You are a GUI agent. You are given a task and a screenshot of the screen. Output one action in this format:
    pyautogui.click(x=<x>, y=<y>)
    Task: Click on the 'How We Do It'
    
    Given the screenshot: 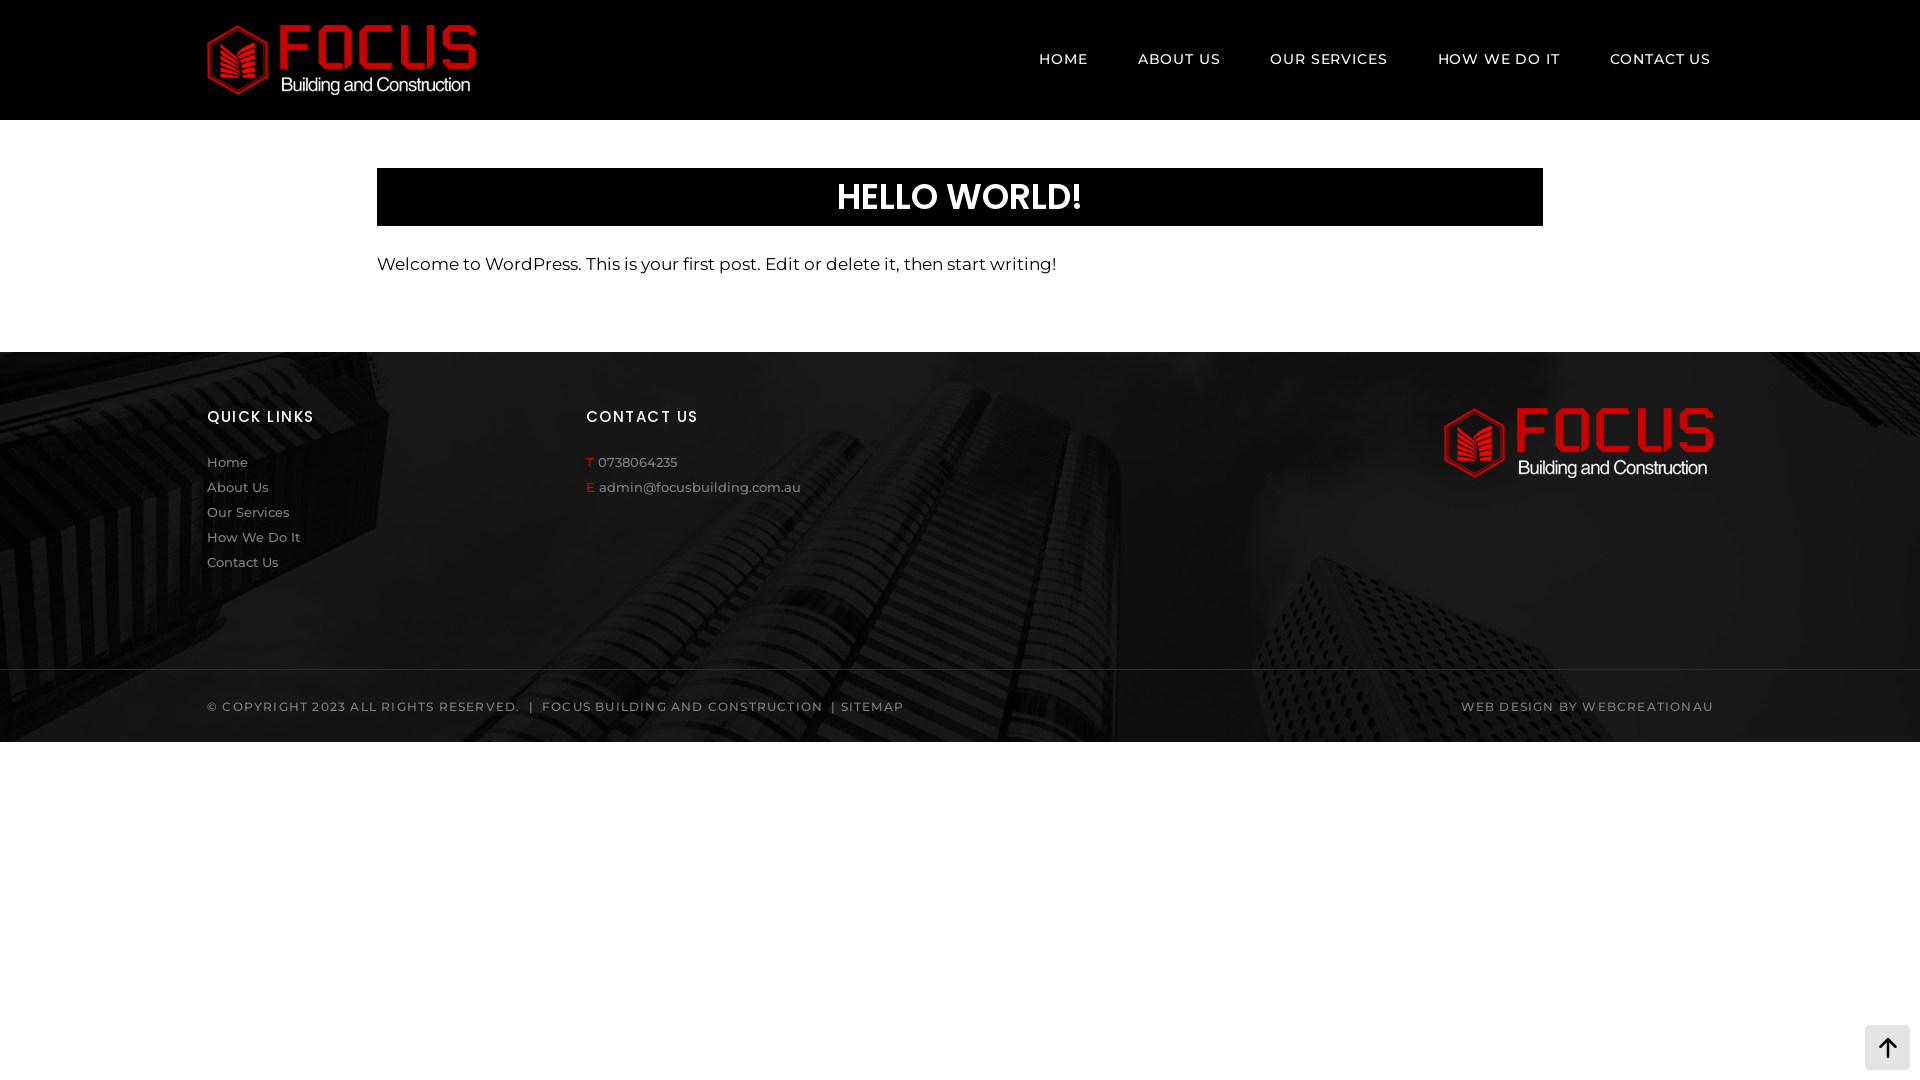 What is the action you would take?
    pyautogui.click(x=206, y=536)
    